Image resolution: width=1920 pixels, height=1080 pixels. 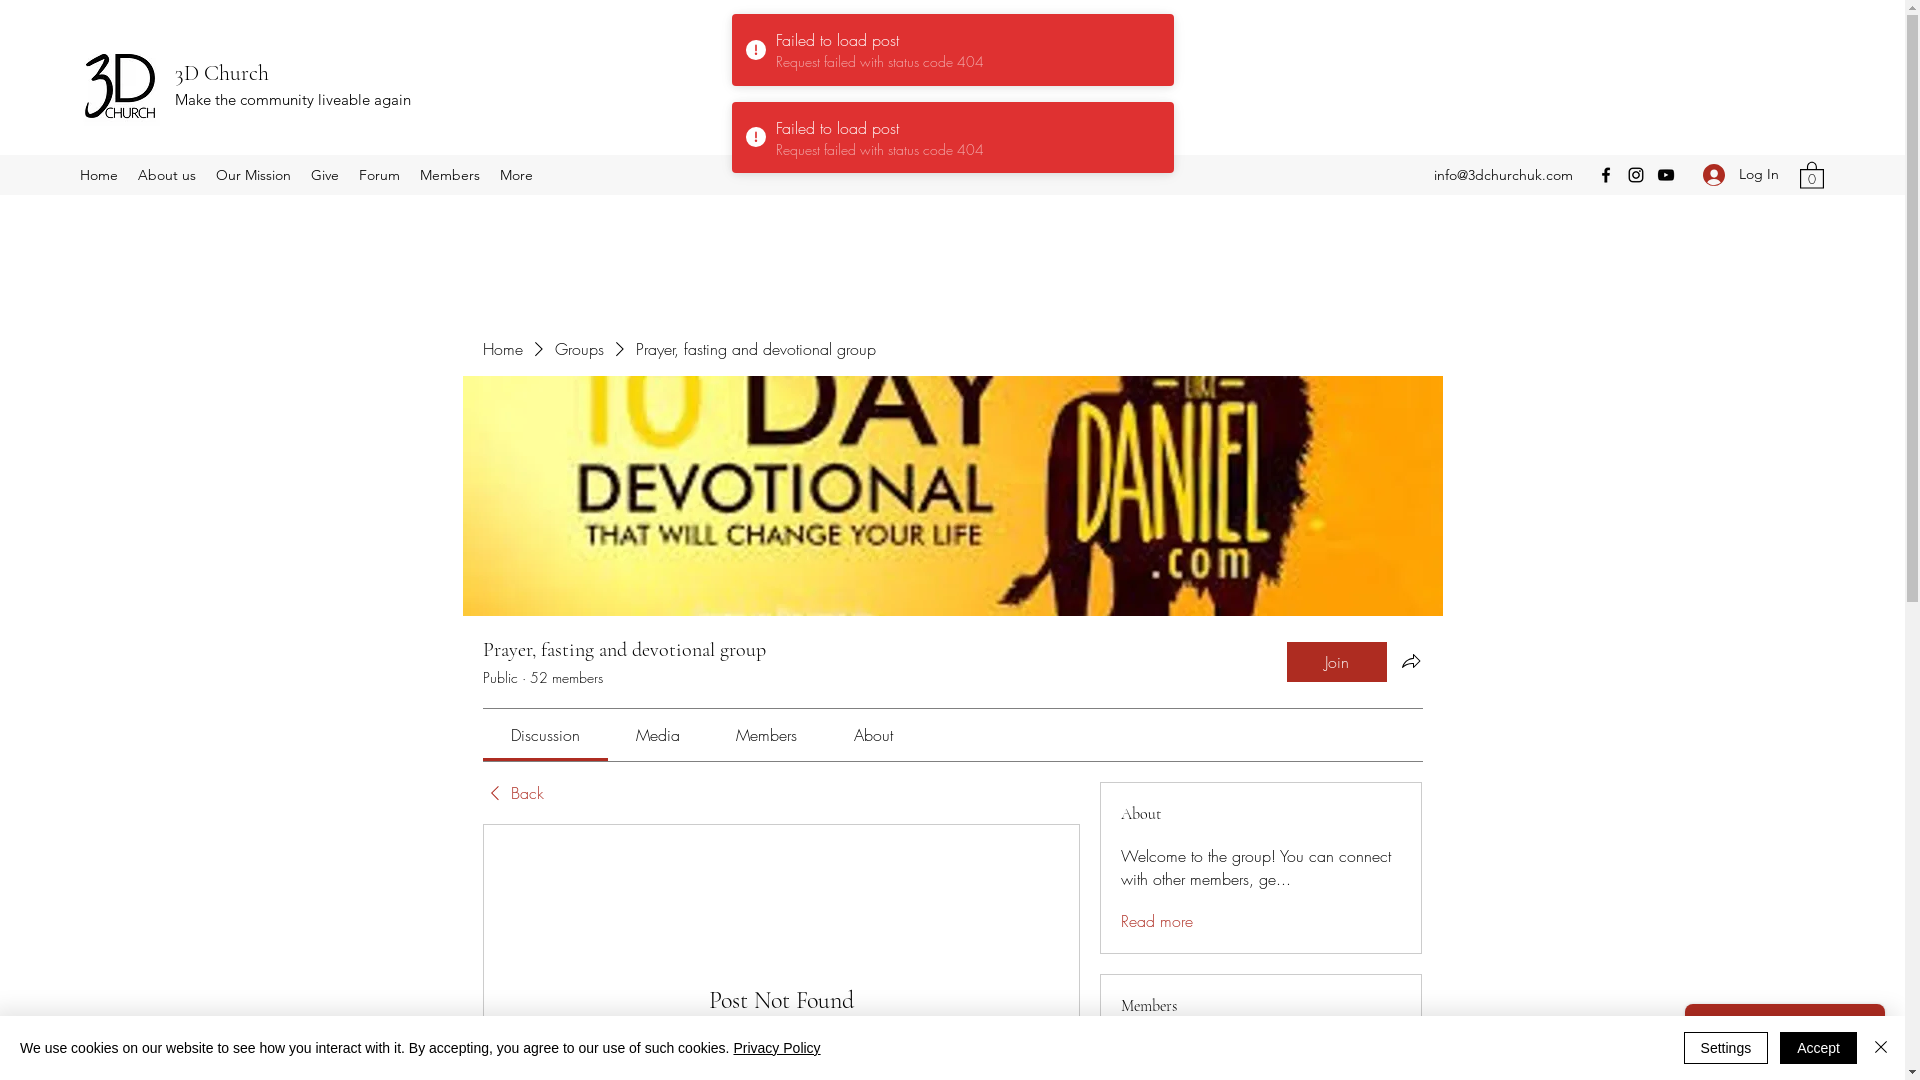 I want to click on 'Join', so click(x=1335, y=662).